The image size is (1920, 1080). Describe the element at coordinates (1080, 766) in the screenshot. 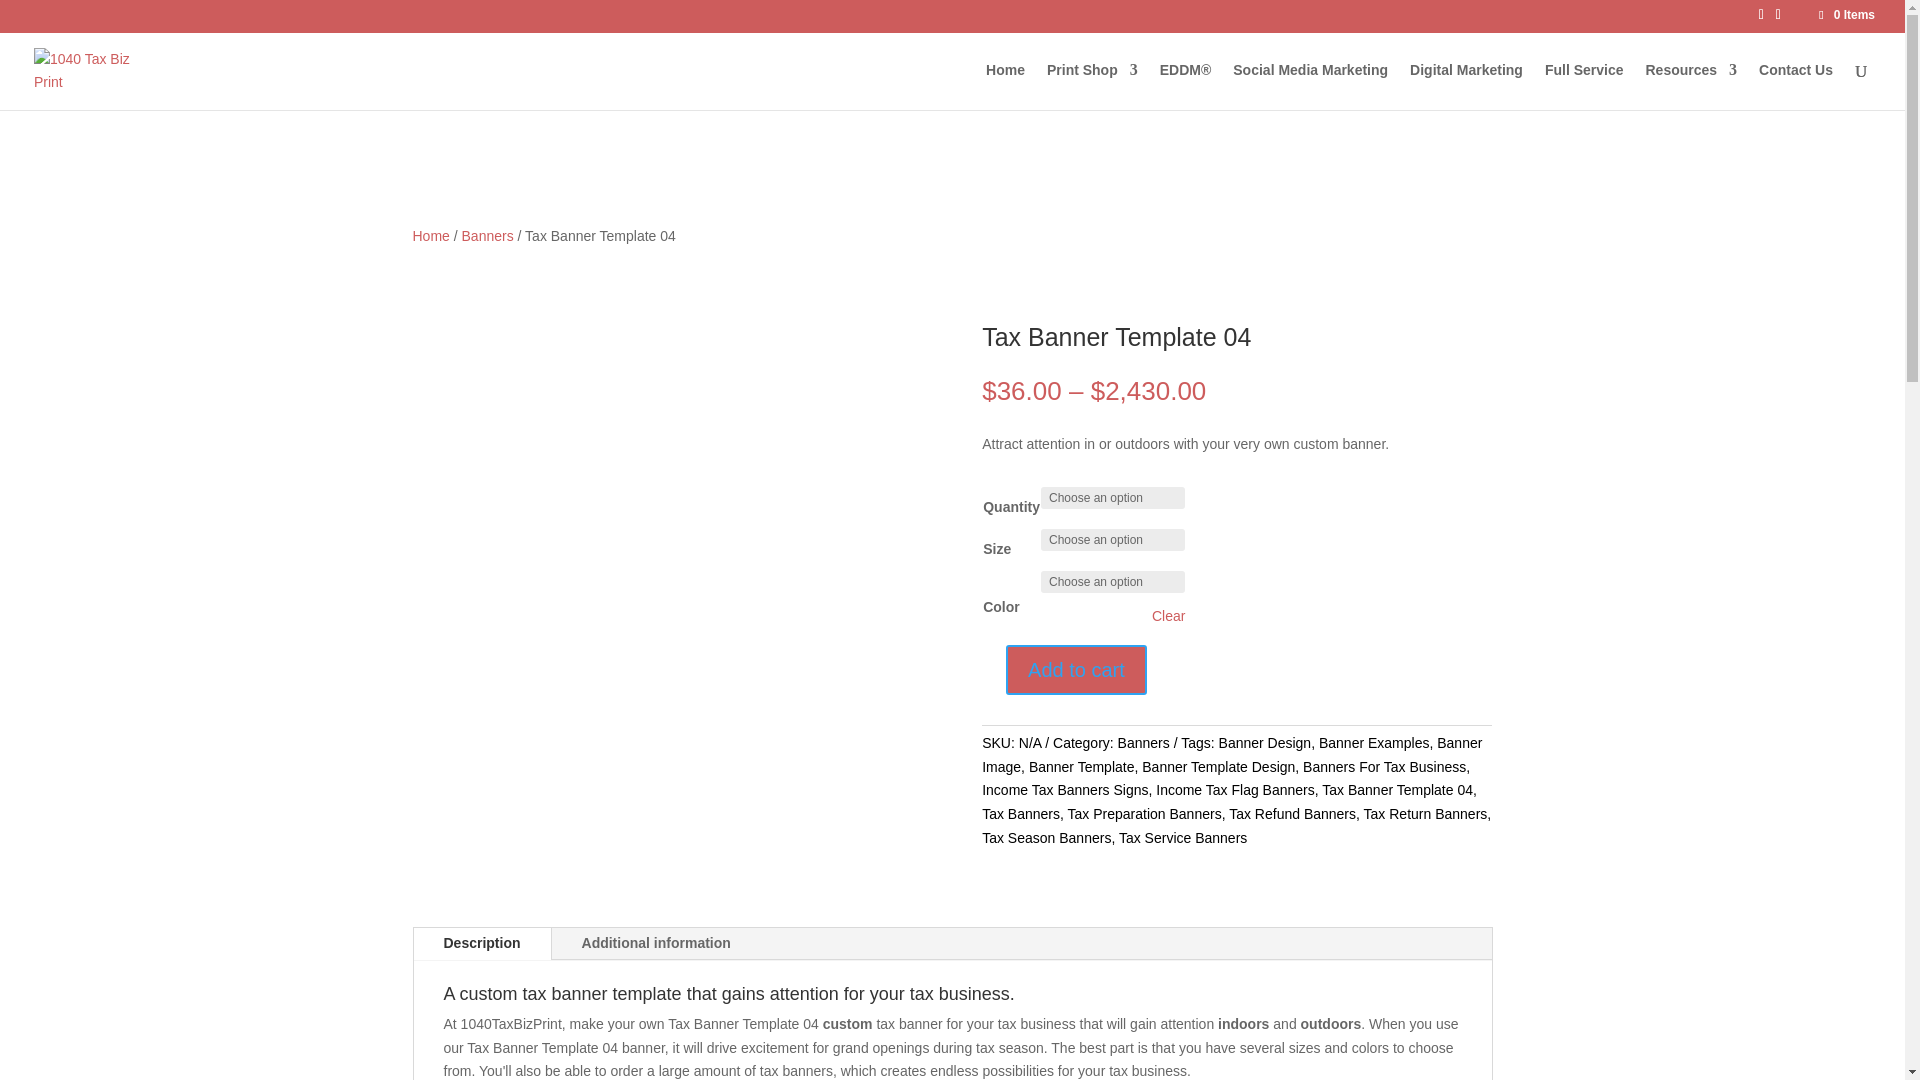

I see `'Banner Template'` at that location.